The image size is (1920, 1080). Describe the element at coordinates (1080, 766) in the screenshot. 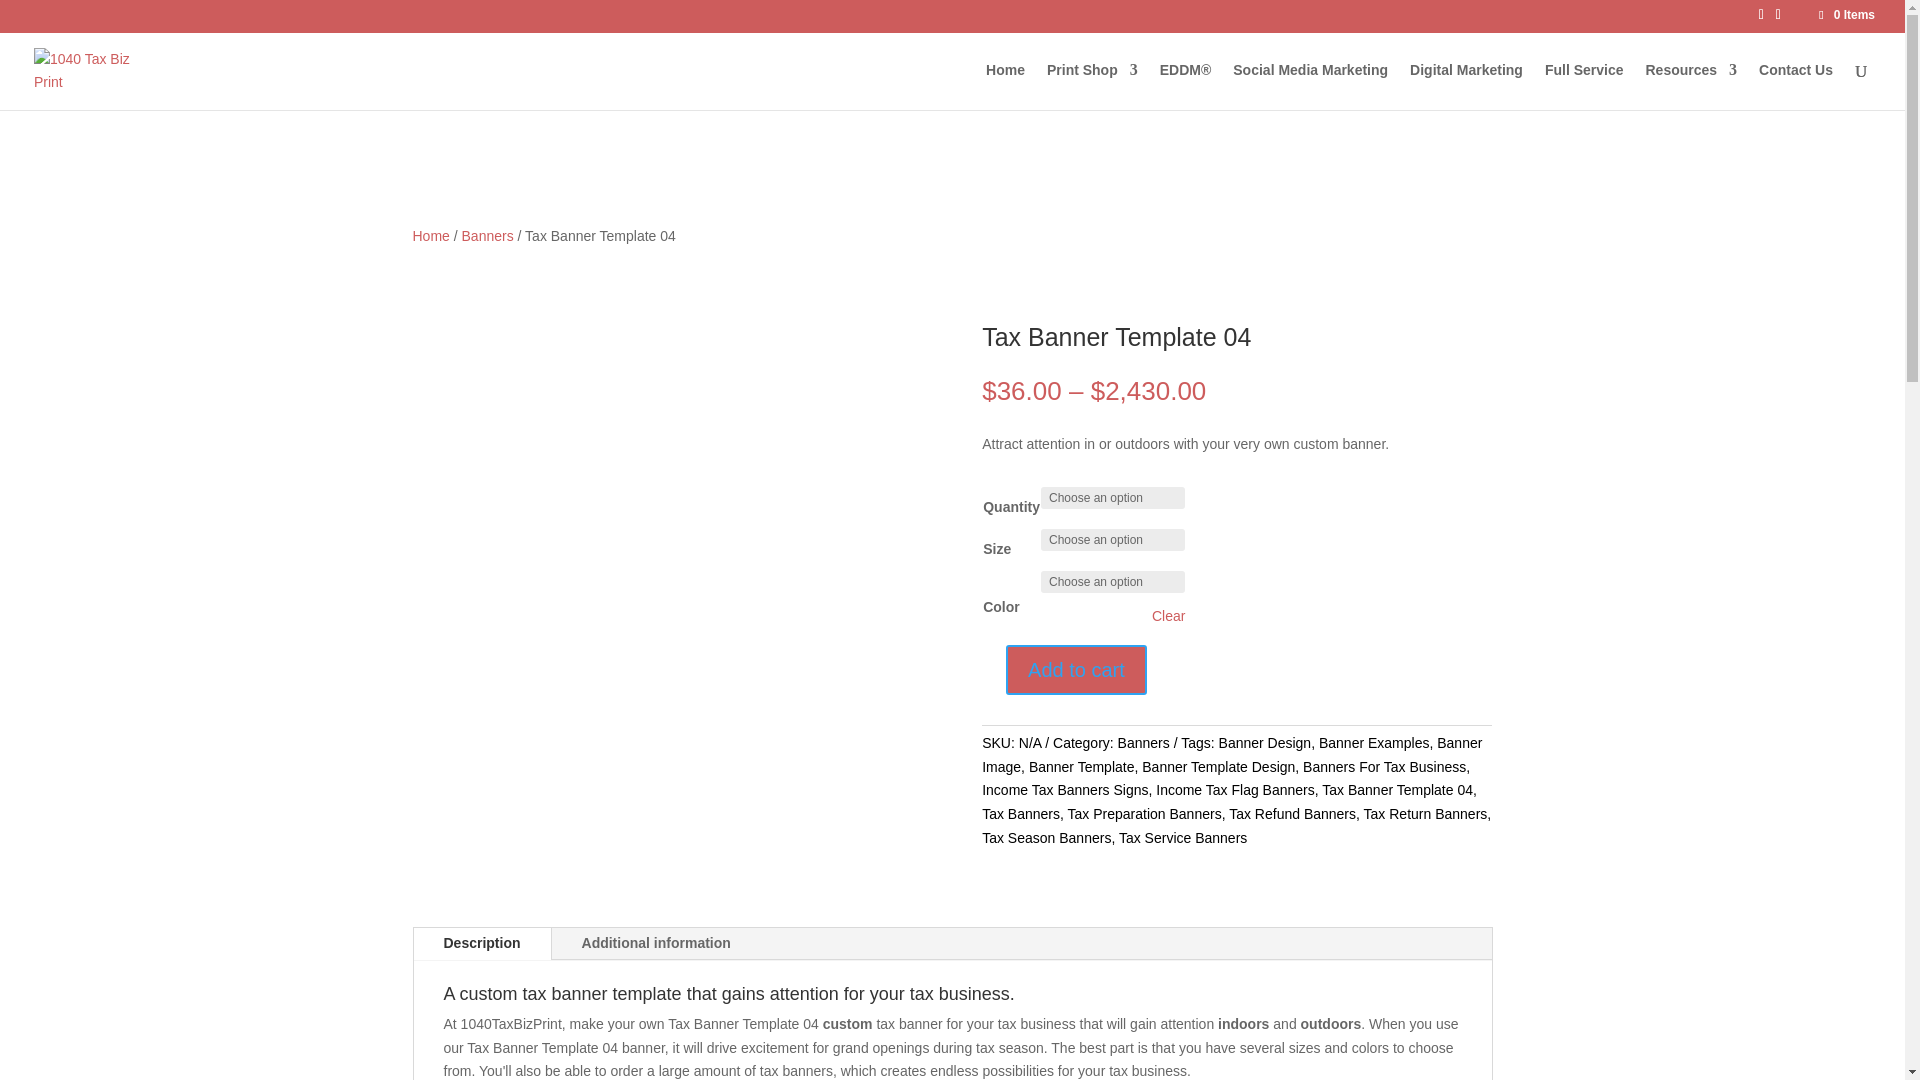

I see `'Banner Template'` at that location.